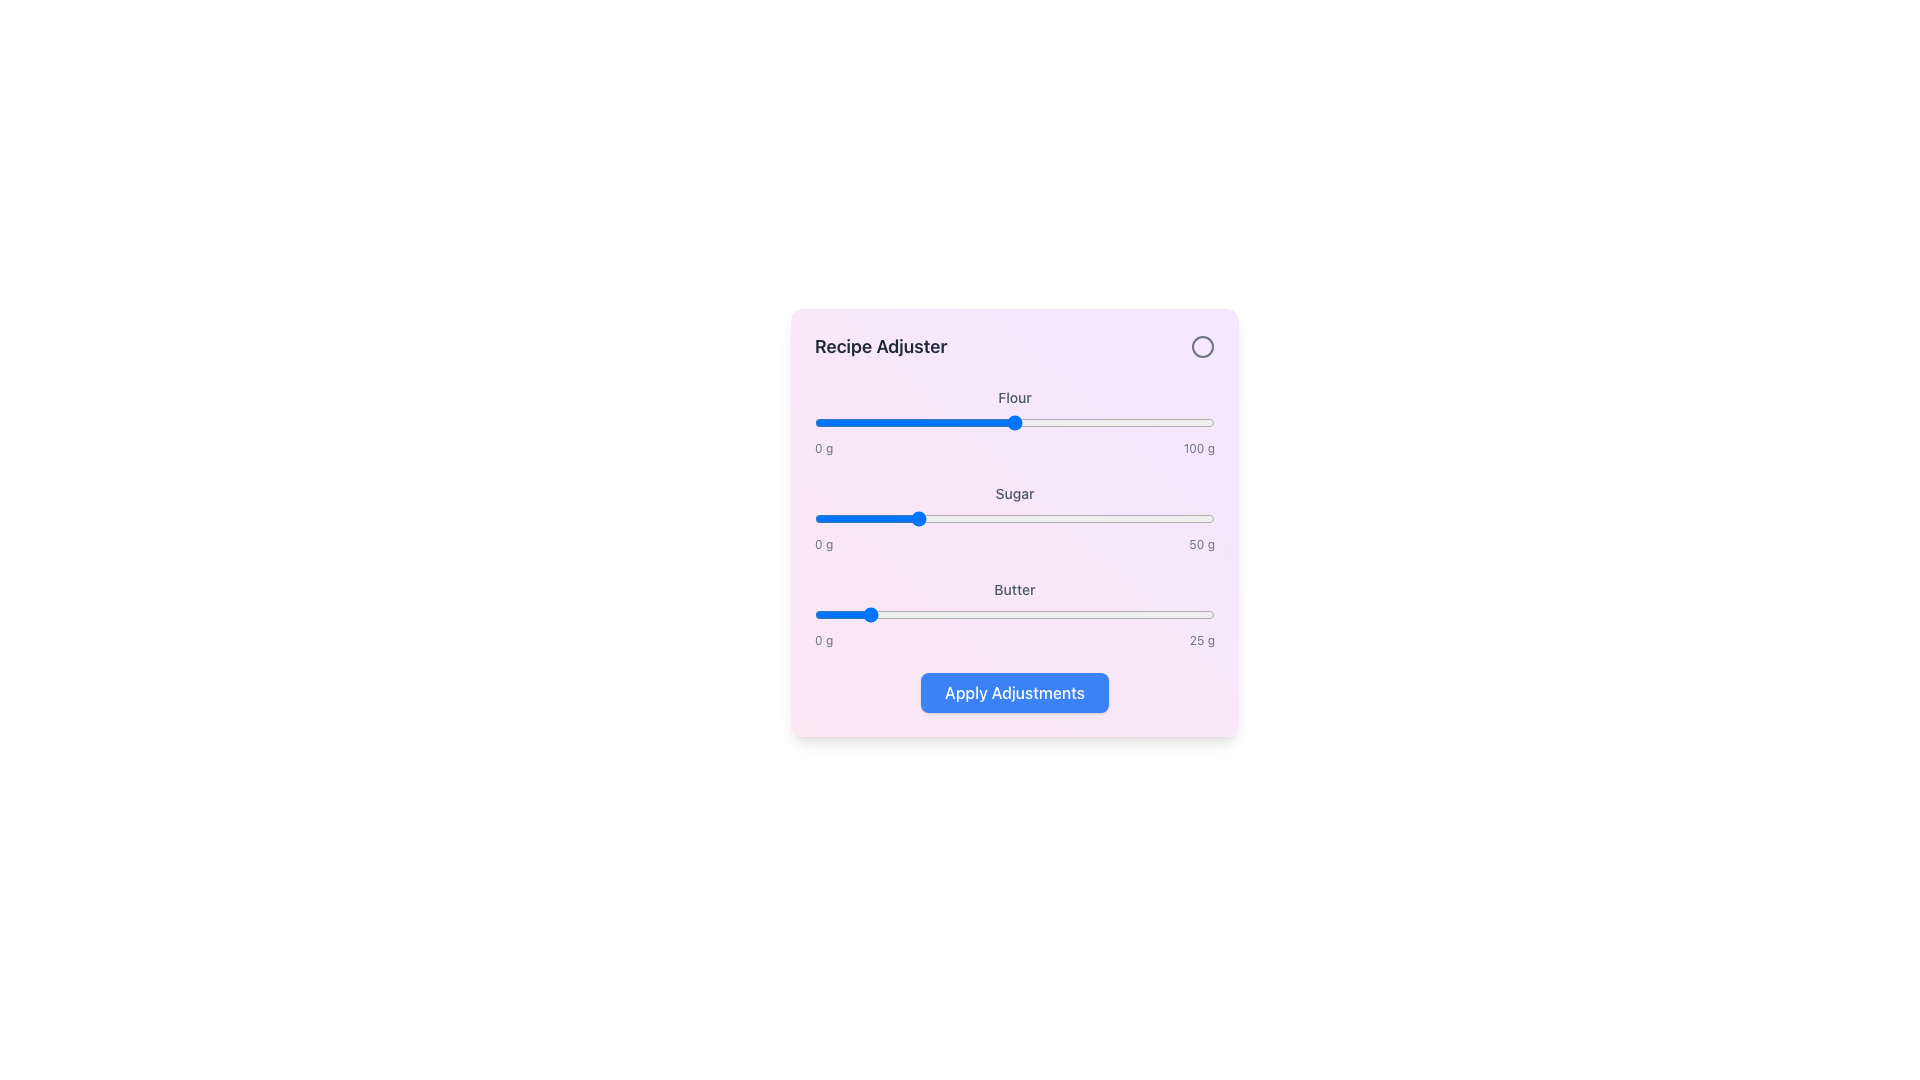 This screenshot has height=1080, width=1920. What do you see at coordinates (1041, 518) in the screenshot?
I see `sugar slider` at bounding box center [1041, 518].